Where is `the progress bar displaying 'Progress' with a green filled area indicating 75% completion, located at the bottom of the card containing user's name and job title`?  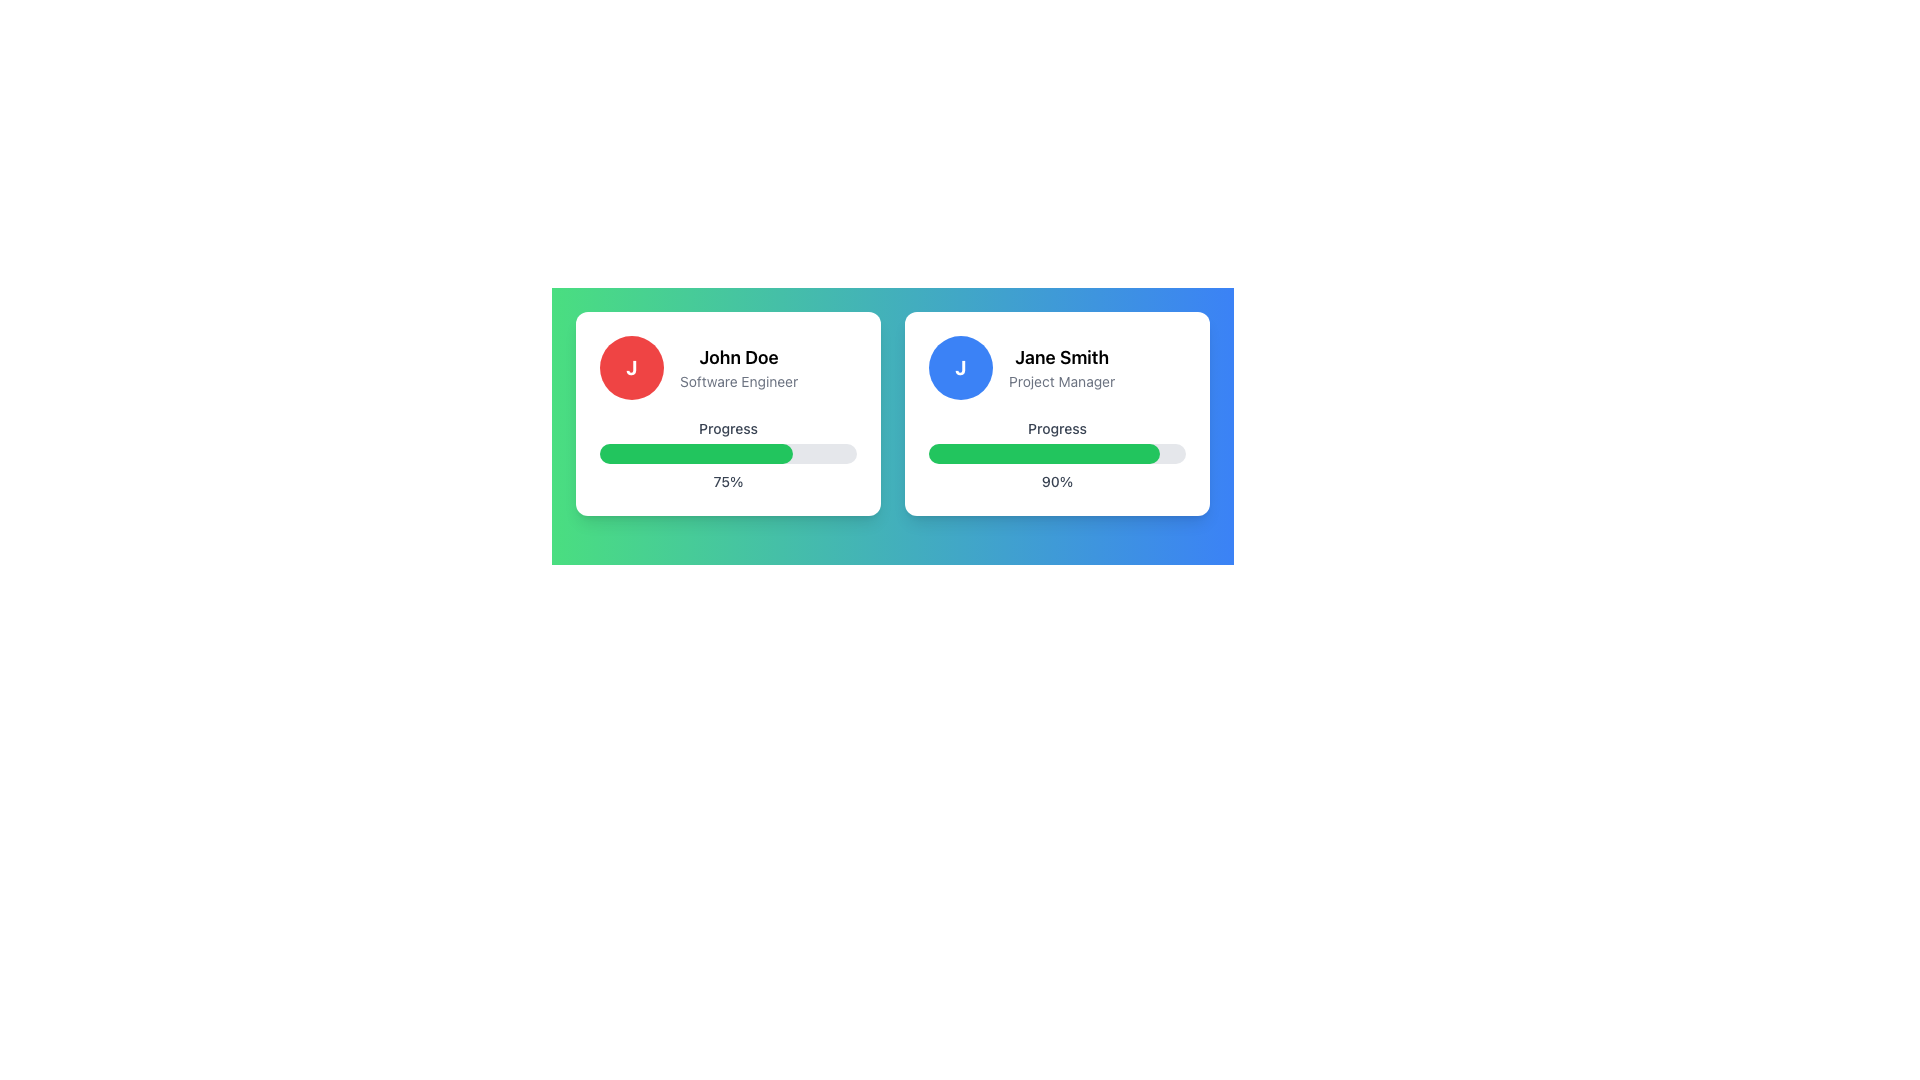 the progress bar displaying 'Progress' with a green filled area indicating 75% completion, located at the bottom of the card containing user's name and job title is located at coordinates (727, 454).